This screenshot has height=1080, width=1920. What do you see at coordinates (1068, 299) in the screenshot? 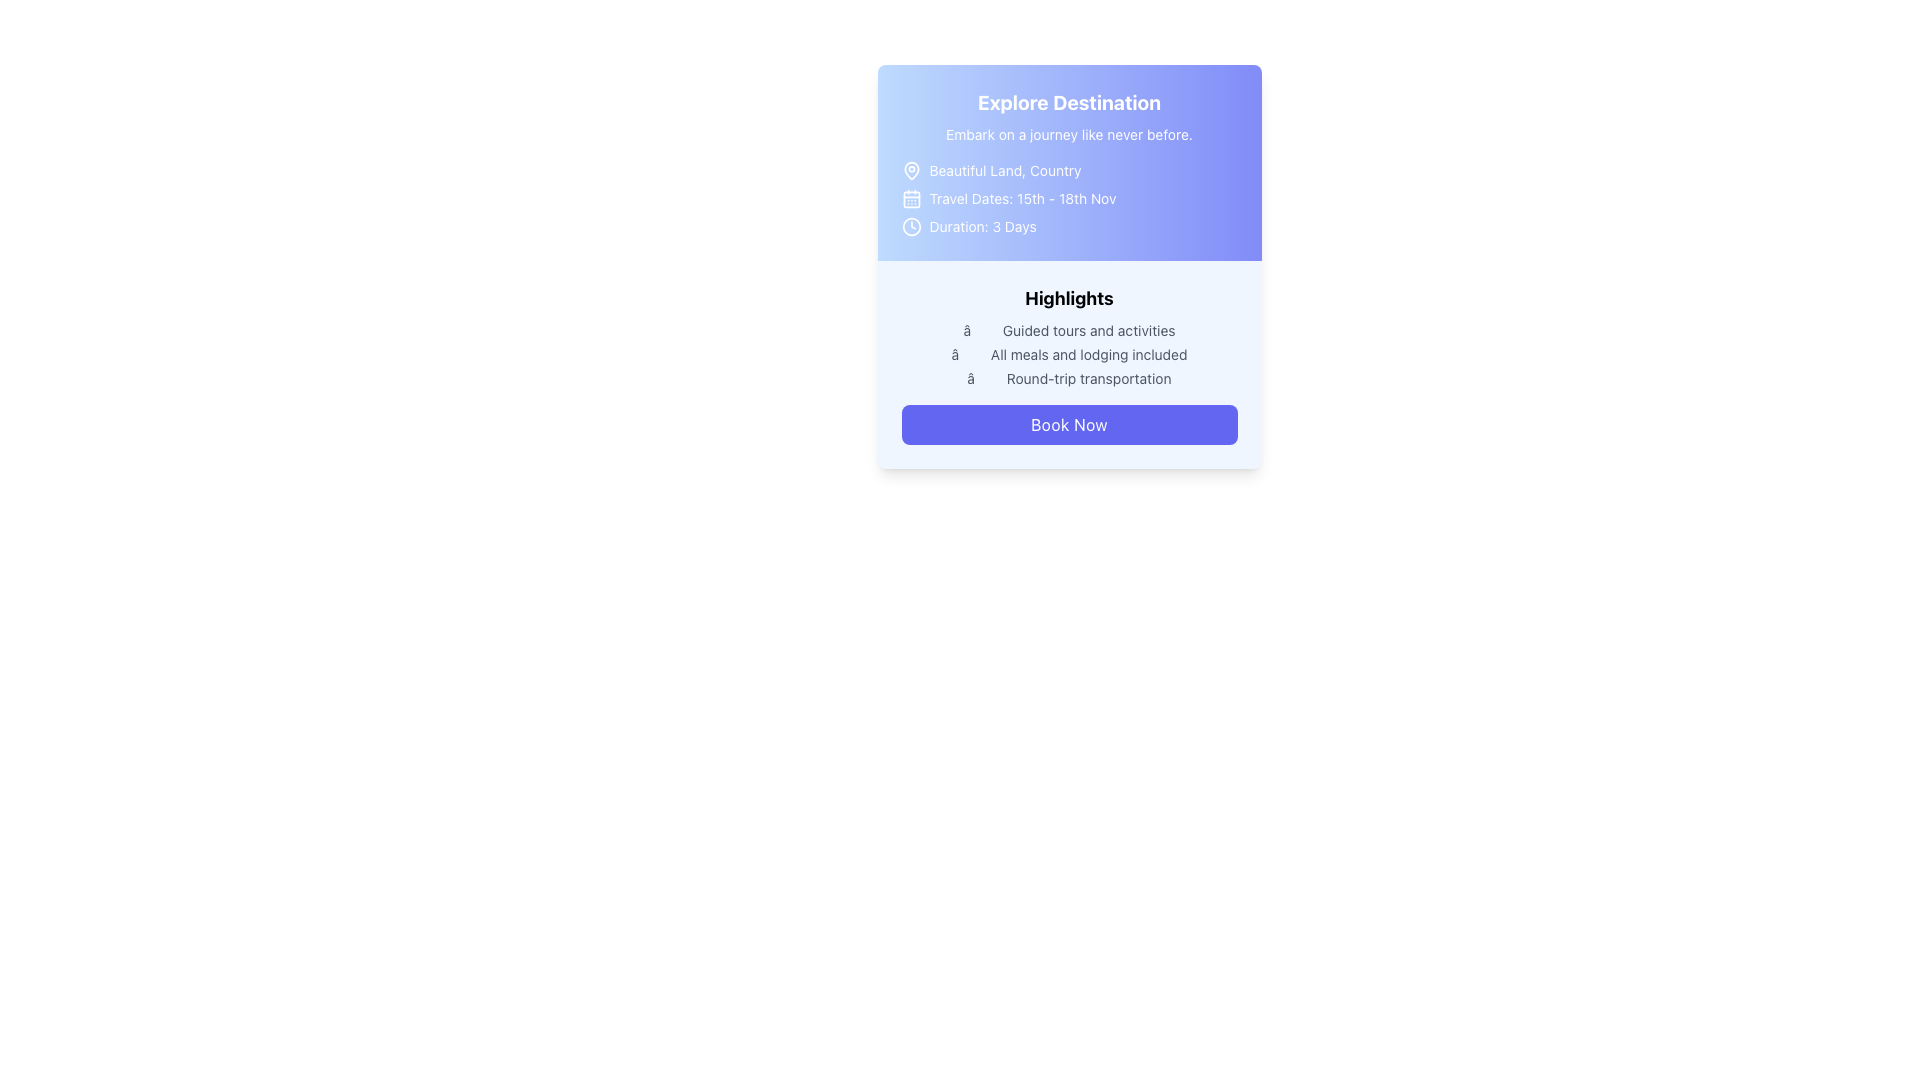
I see `the bold label with the text 'Highlights' that serves as a title above a list of features` at bounding box center [1068, 299].